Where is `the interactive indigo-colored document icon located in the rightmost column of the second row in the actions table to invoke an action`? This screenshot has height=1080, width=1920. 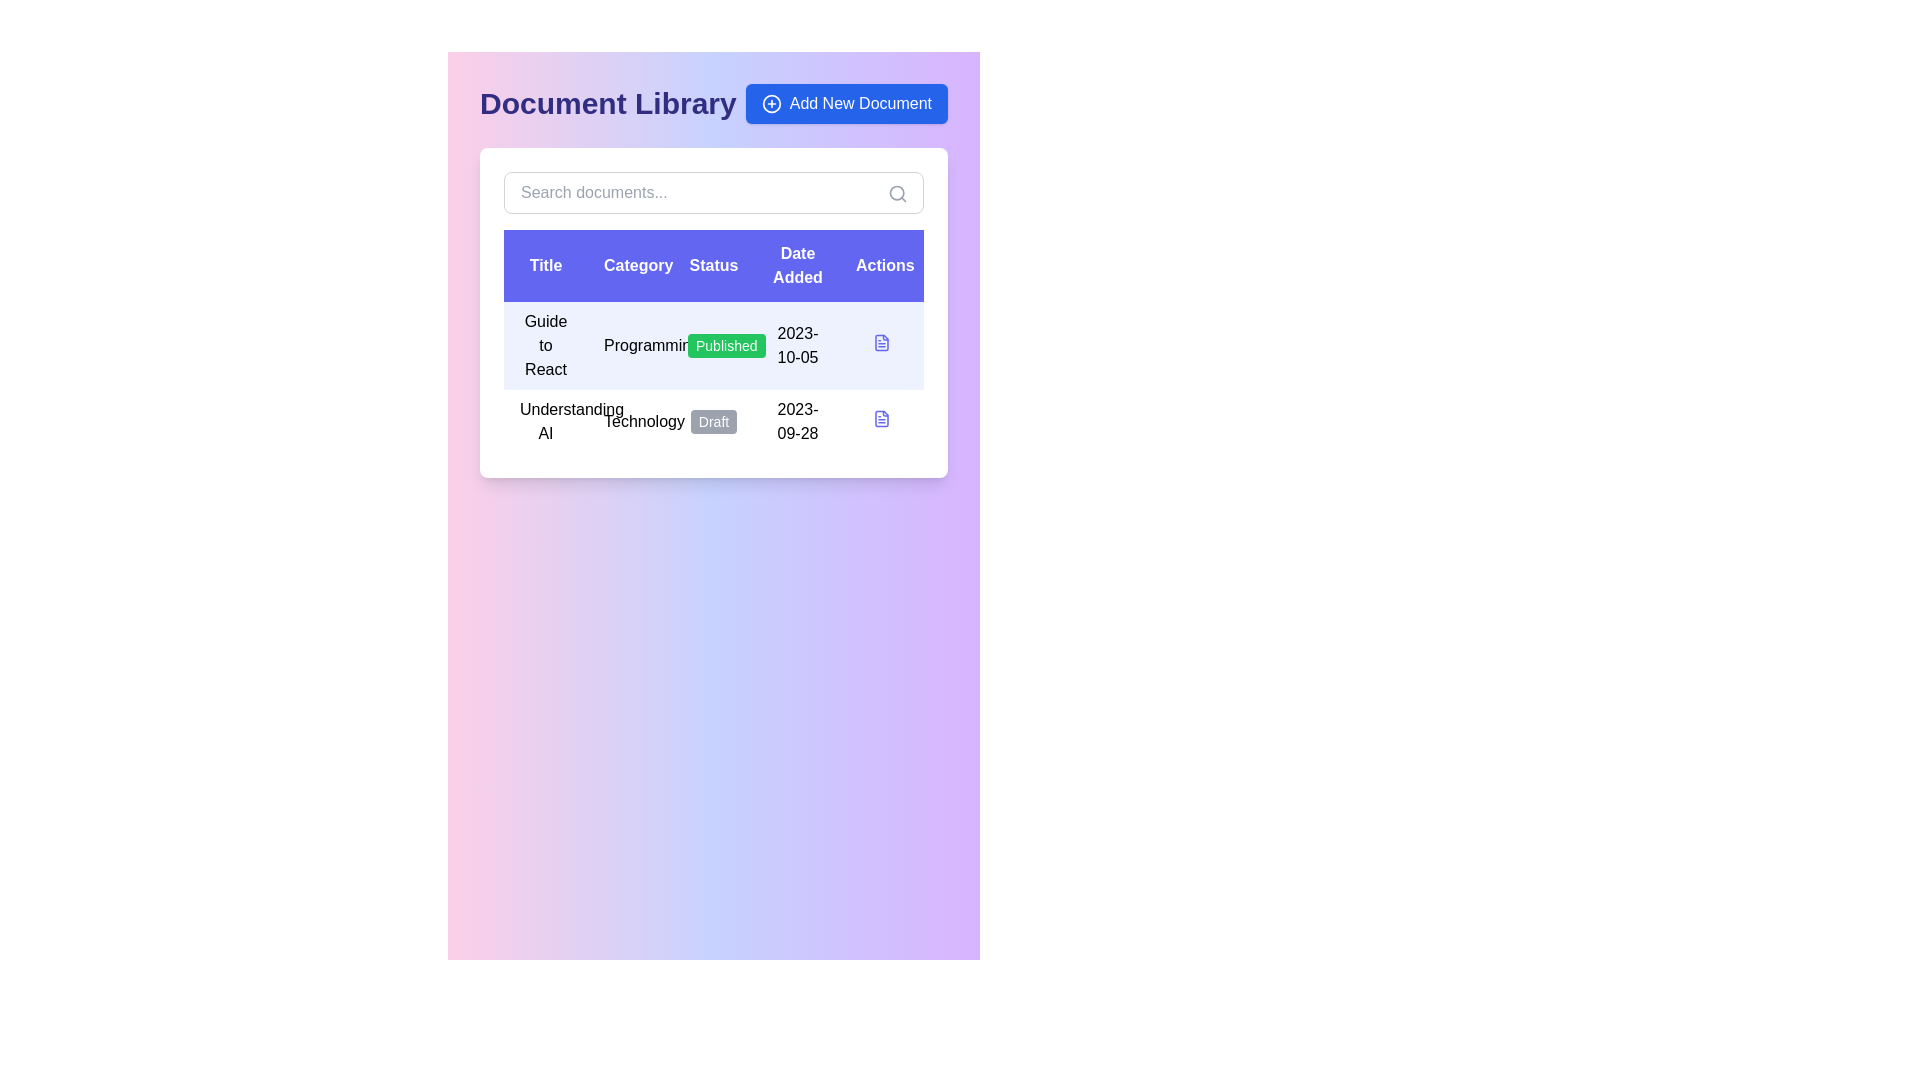 the interactive indigo-colored document icon located in the rightmost column of the second row in the actions table to invoke an action is located at coordinates (881, 416).